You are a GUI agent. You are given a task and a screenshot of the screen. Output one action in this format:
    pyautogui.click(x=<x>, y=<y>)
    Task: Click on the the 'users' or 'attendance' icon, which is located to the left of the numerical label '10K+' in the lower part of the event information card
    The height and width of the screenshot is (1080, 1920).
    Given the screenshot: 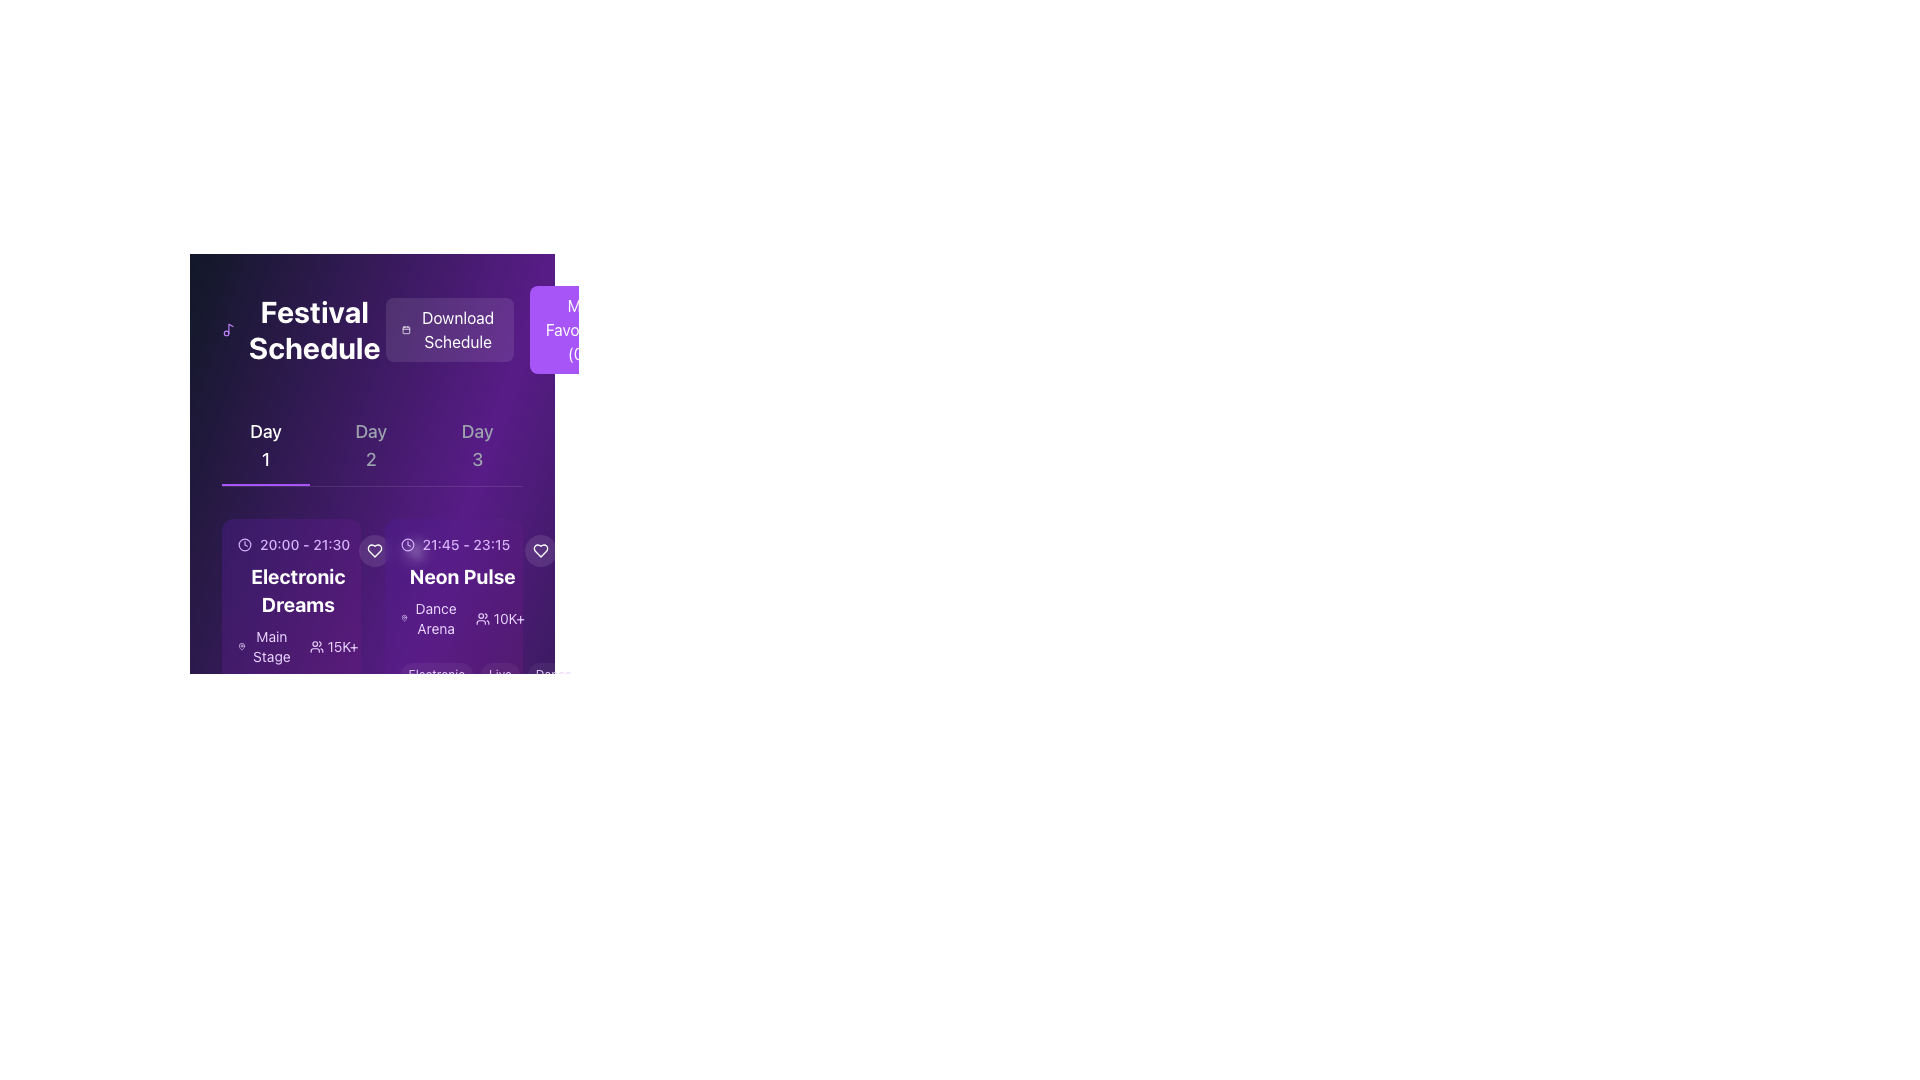 What is the action you would take?
    pyautogui.click(x=482, y=617)
    